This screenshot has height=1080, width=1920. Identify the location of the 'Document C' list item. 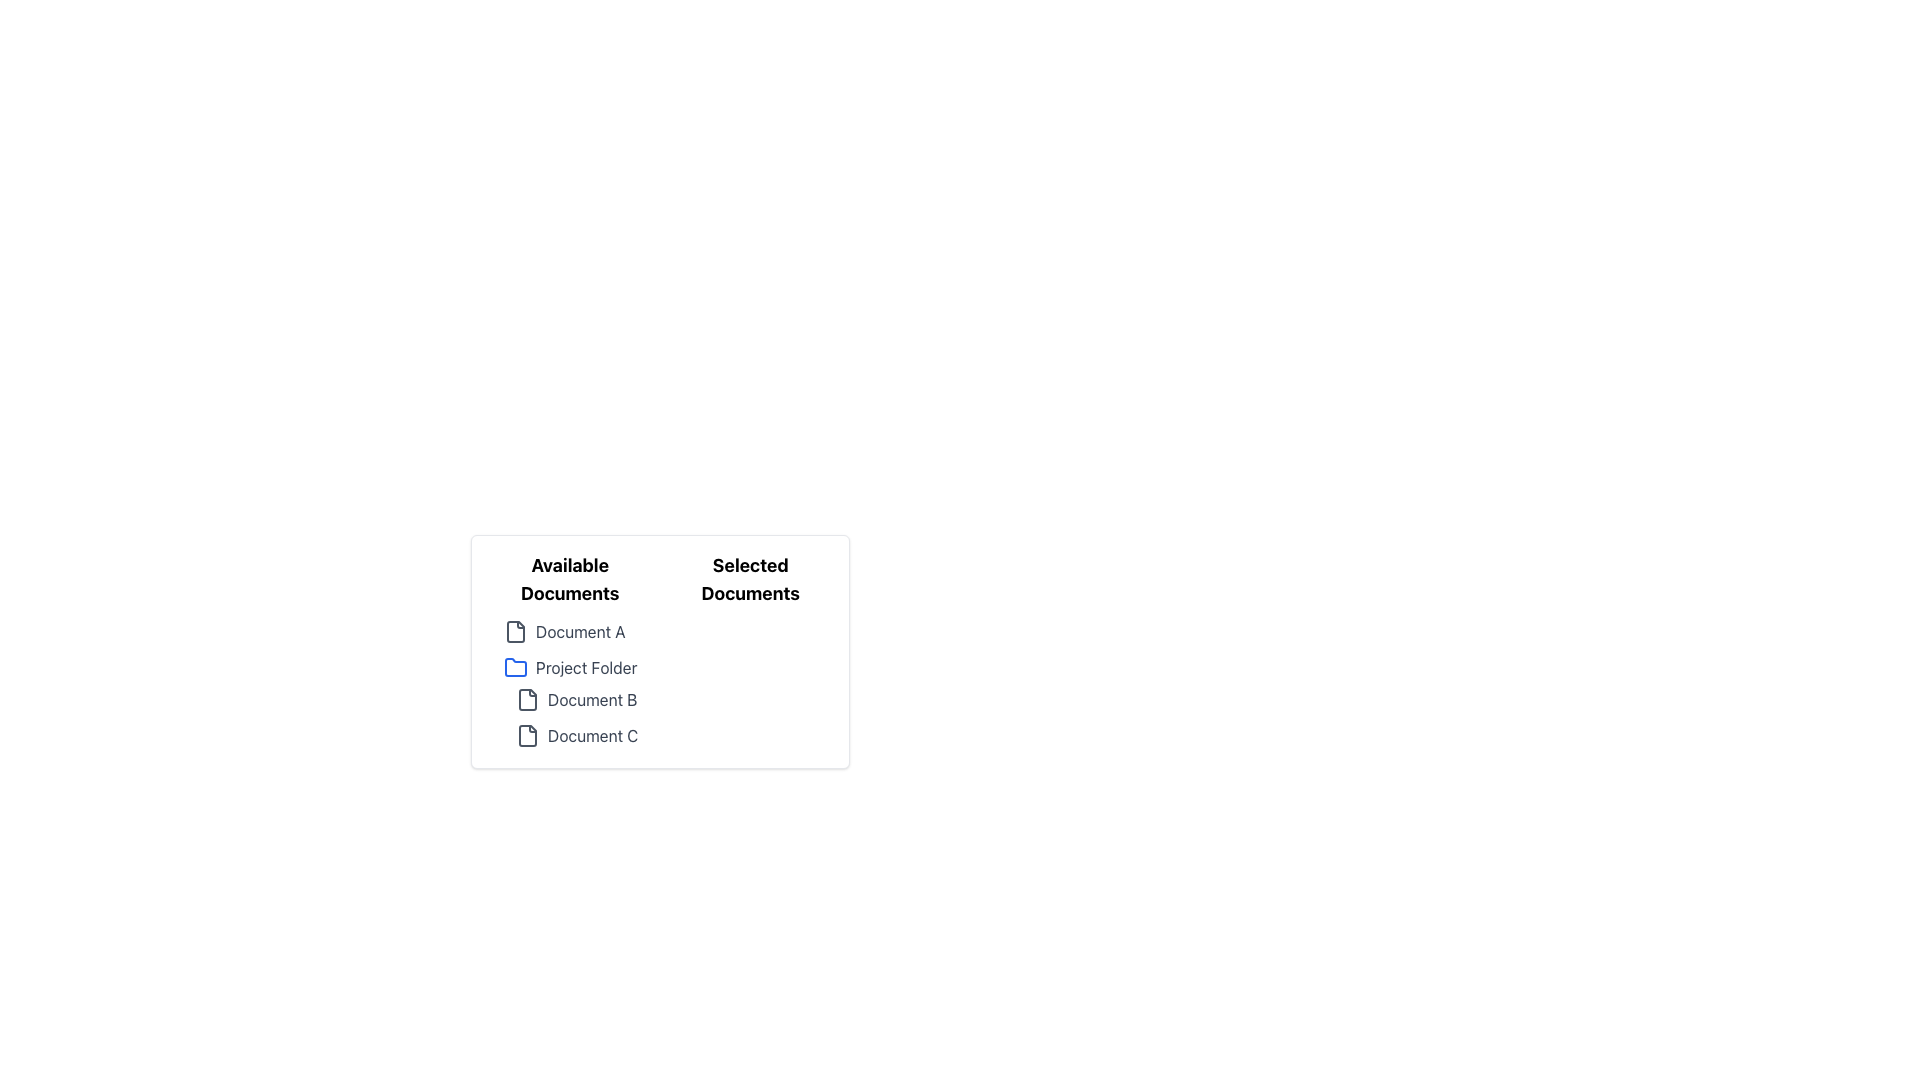
(575, 736).